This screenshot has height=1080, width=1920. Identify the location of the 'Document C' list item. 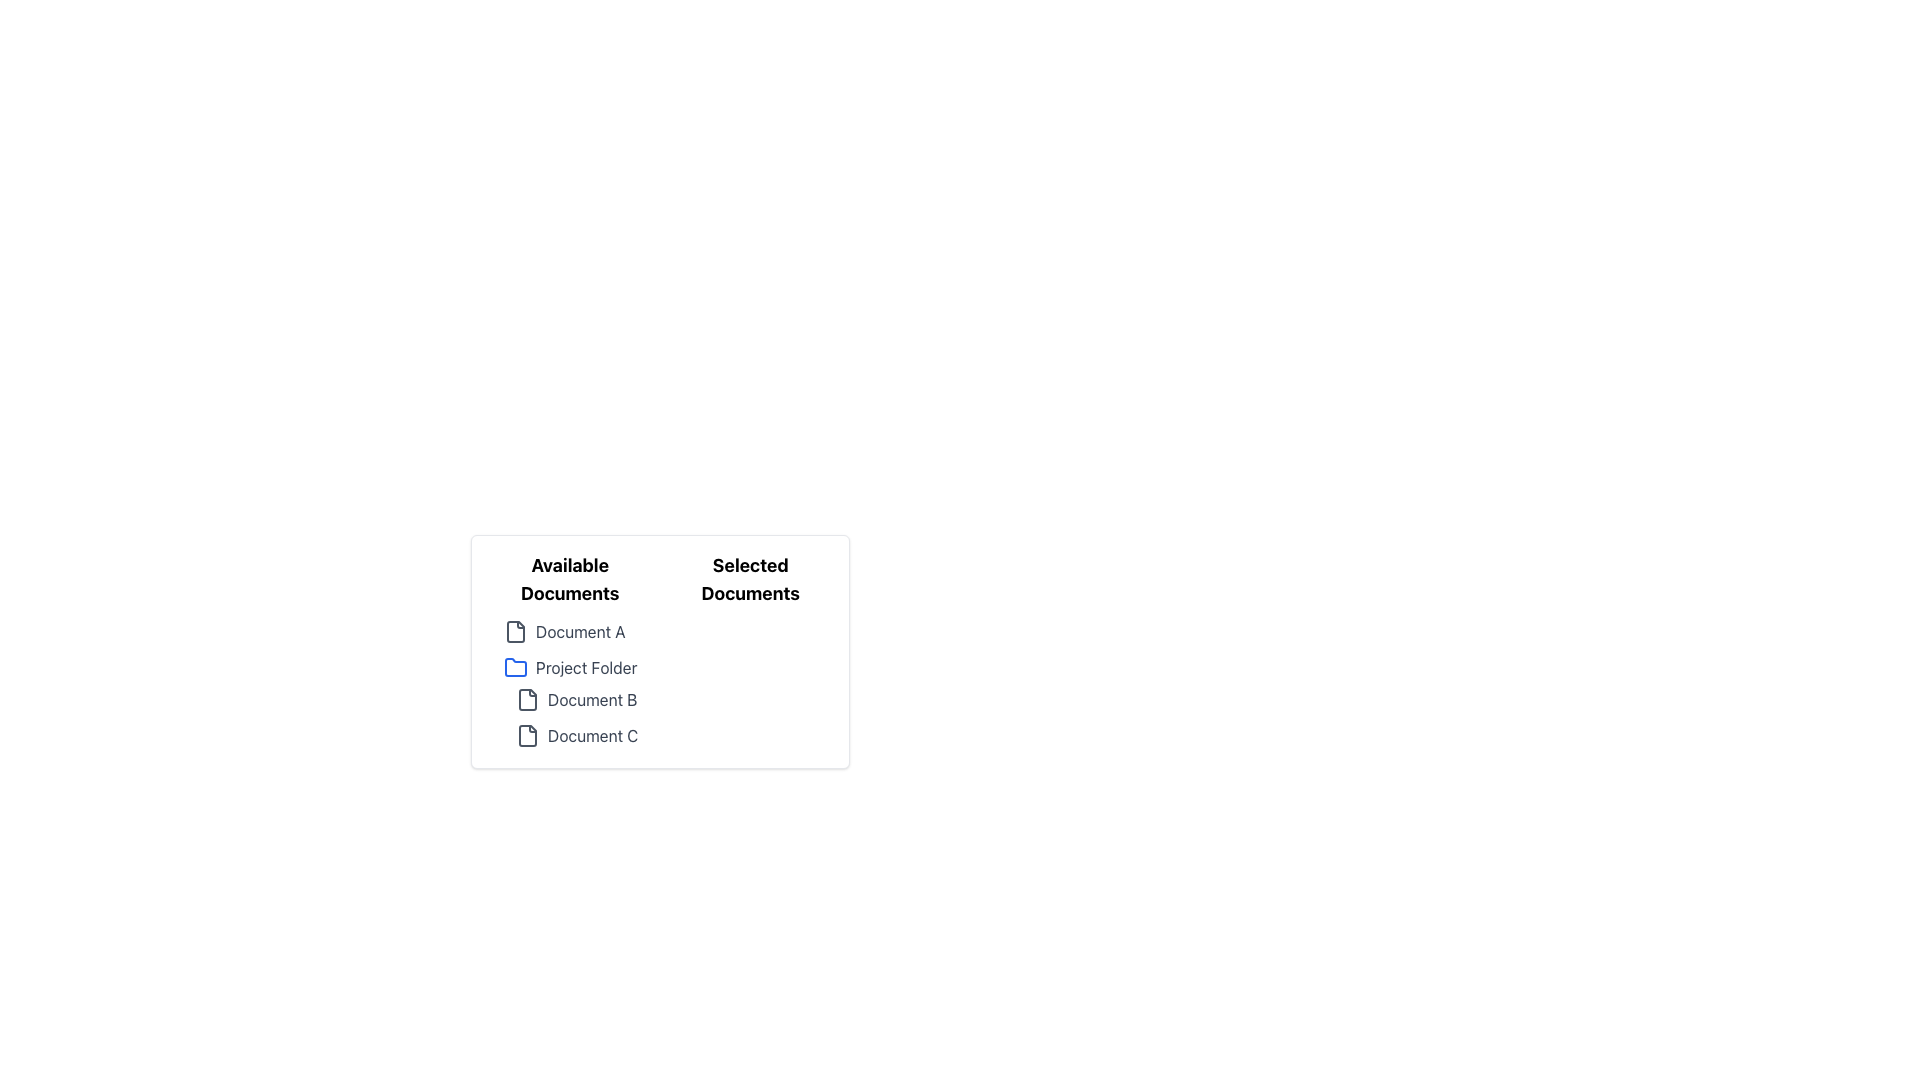
(575, 736).